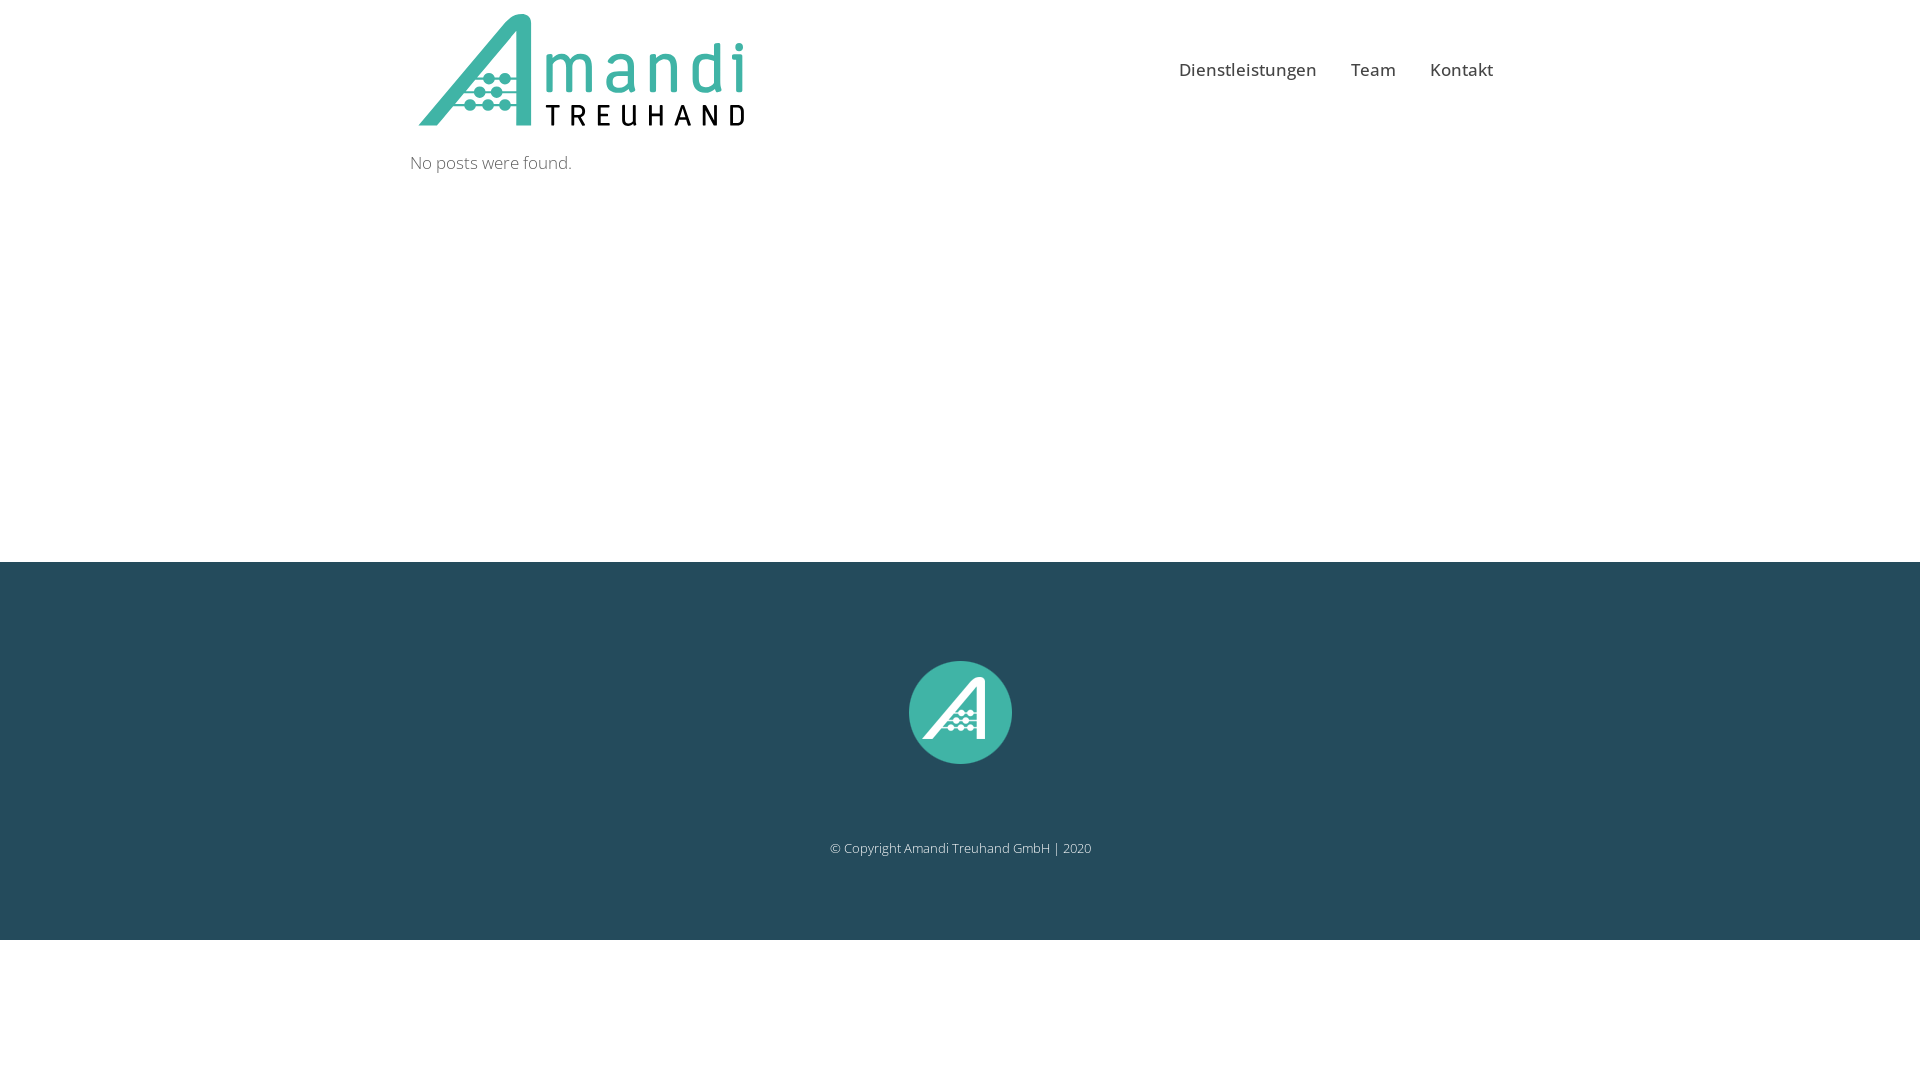  What do you see at coordinates (1247, 68) in the screenshot?
I see `'Dienstleistungen'` at bounding box center [1247, 68].